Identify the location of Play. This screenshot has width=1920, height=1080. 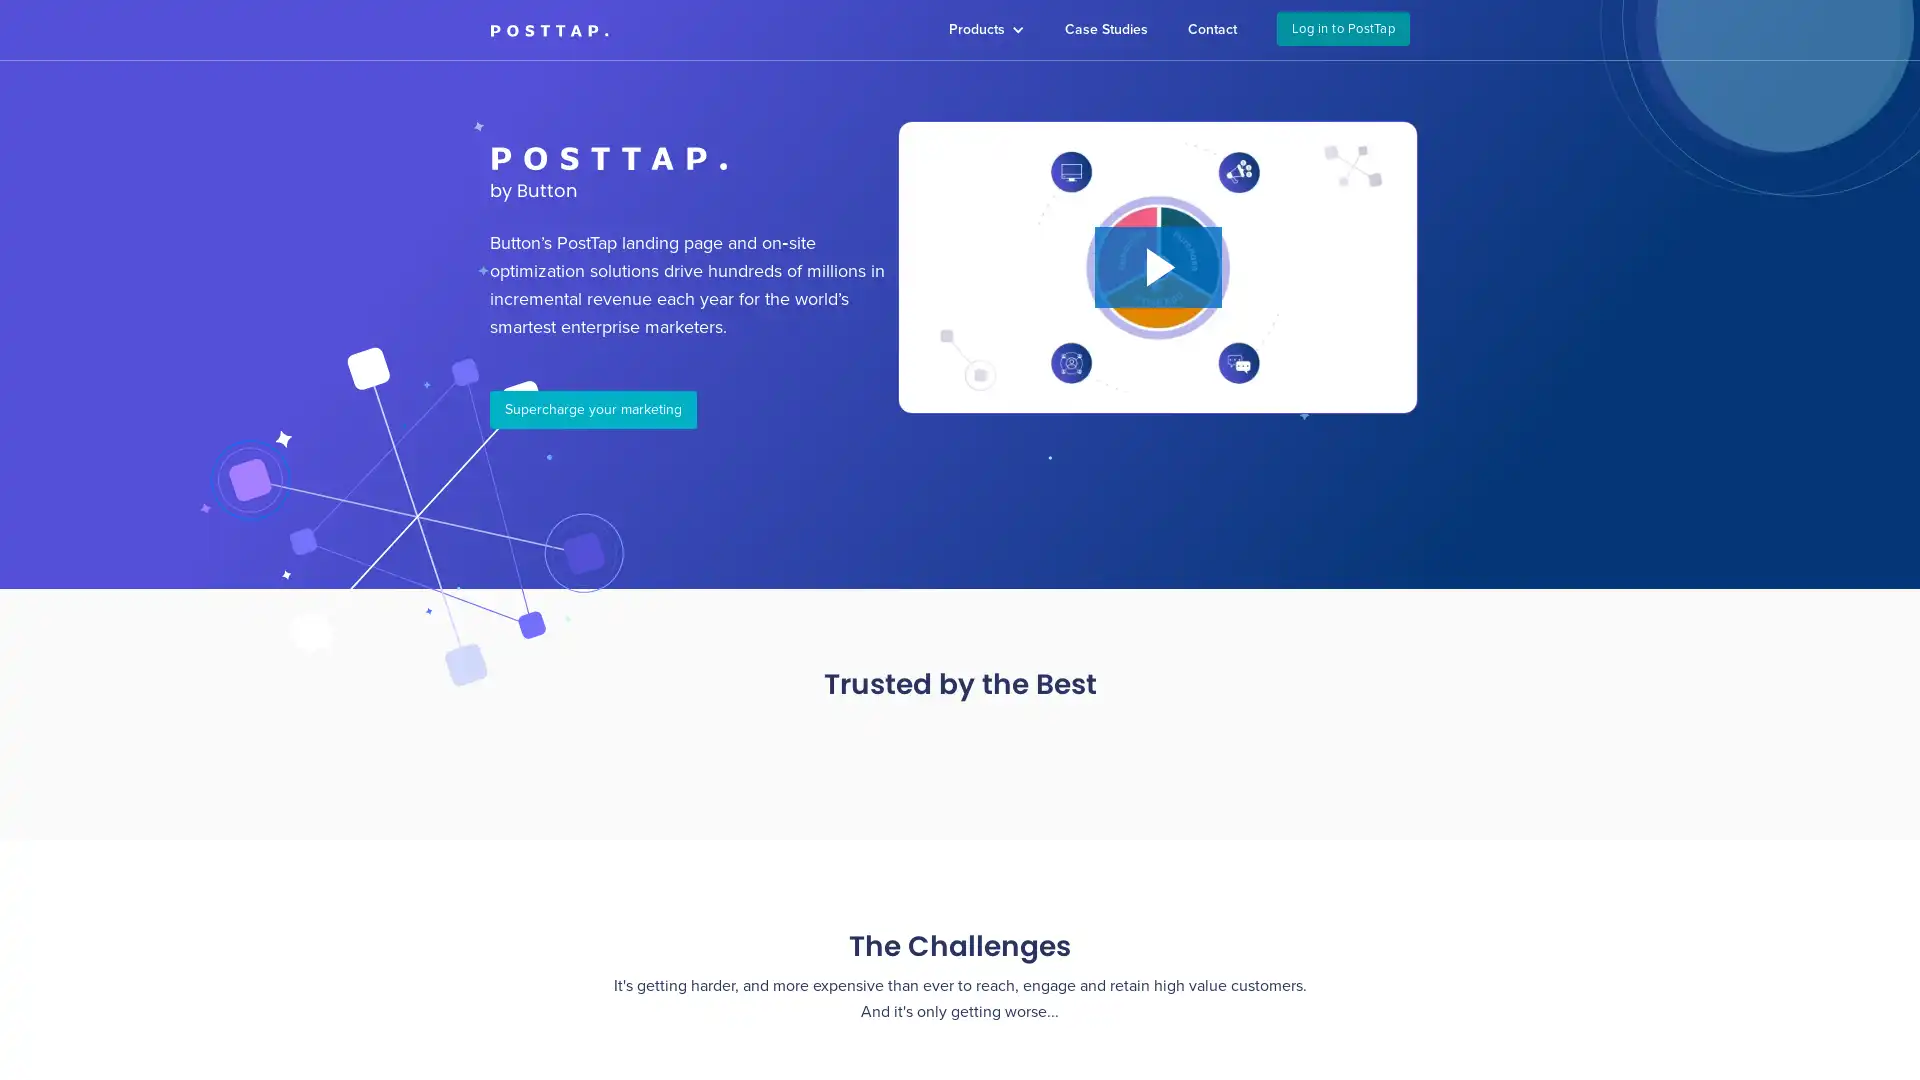
(1159, 267).